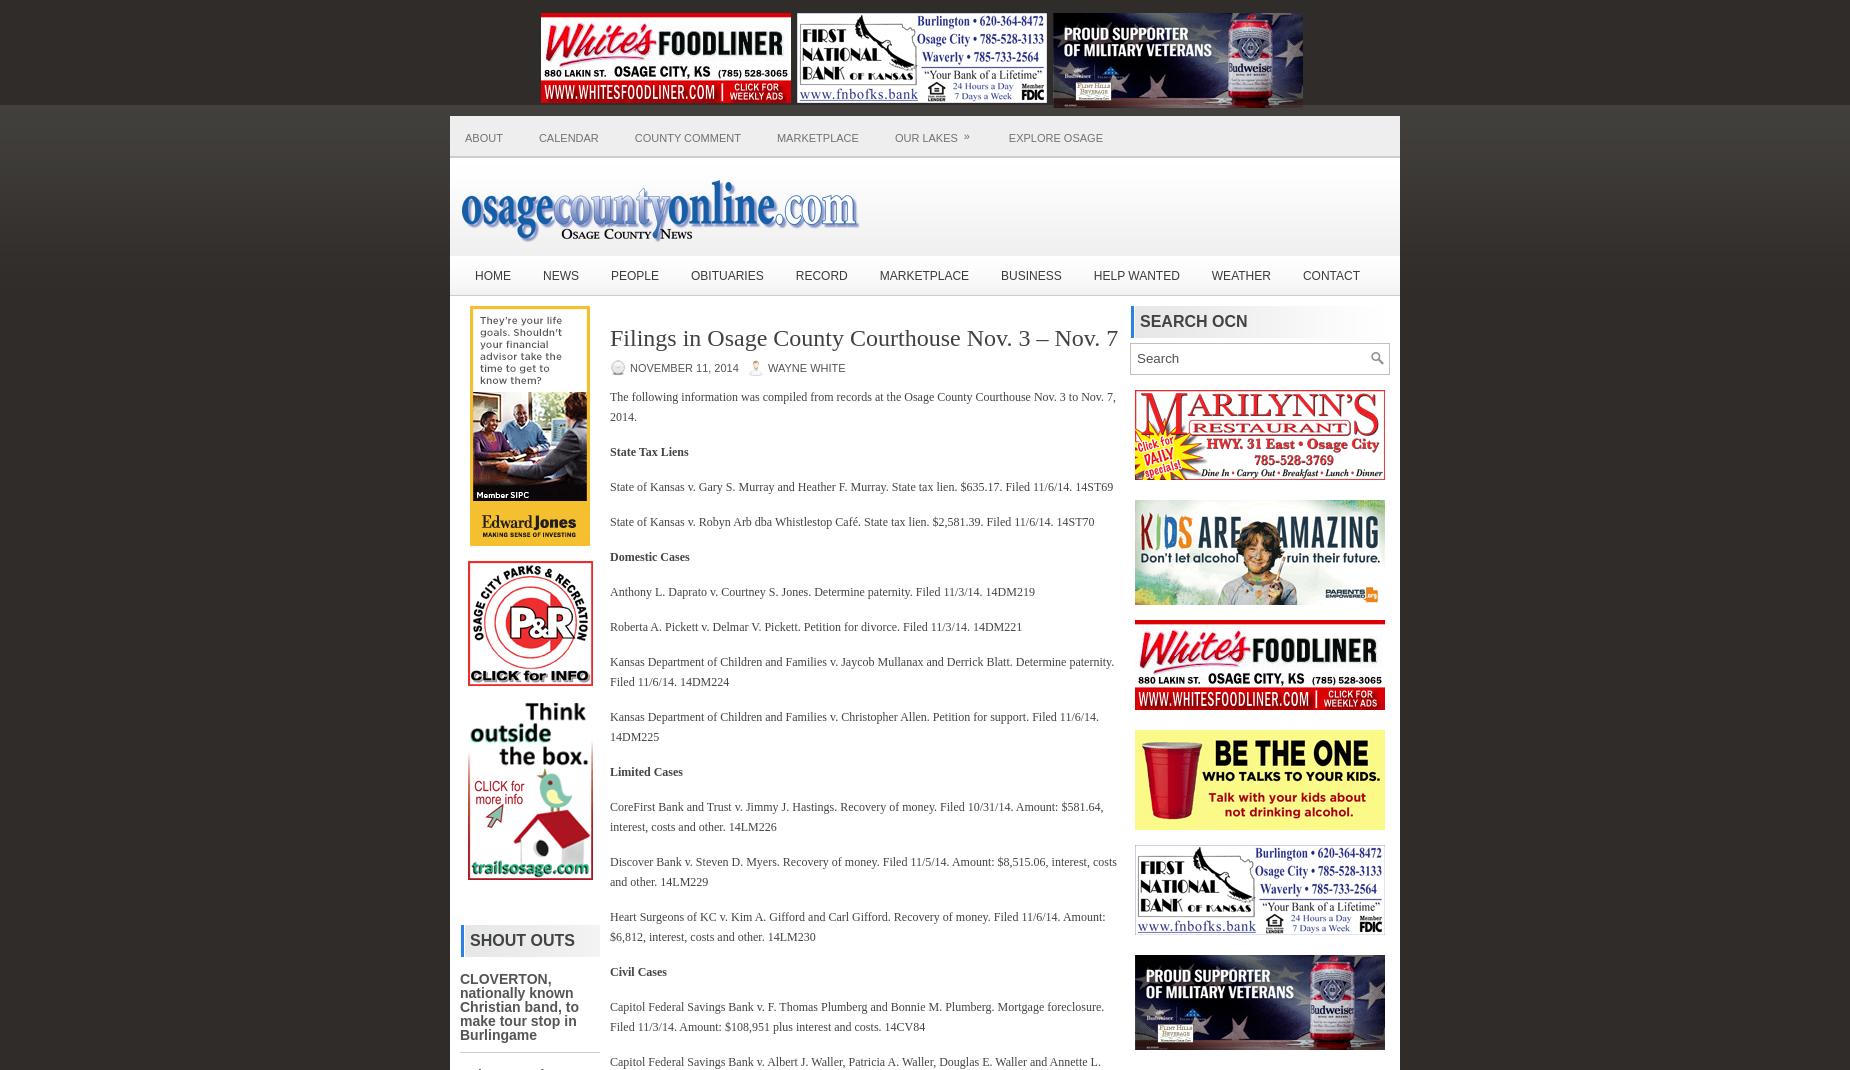 The height and width of the screenshot is (1070, 1850). I want to click on 'Home', so click(493, 275).